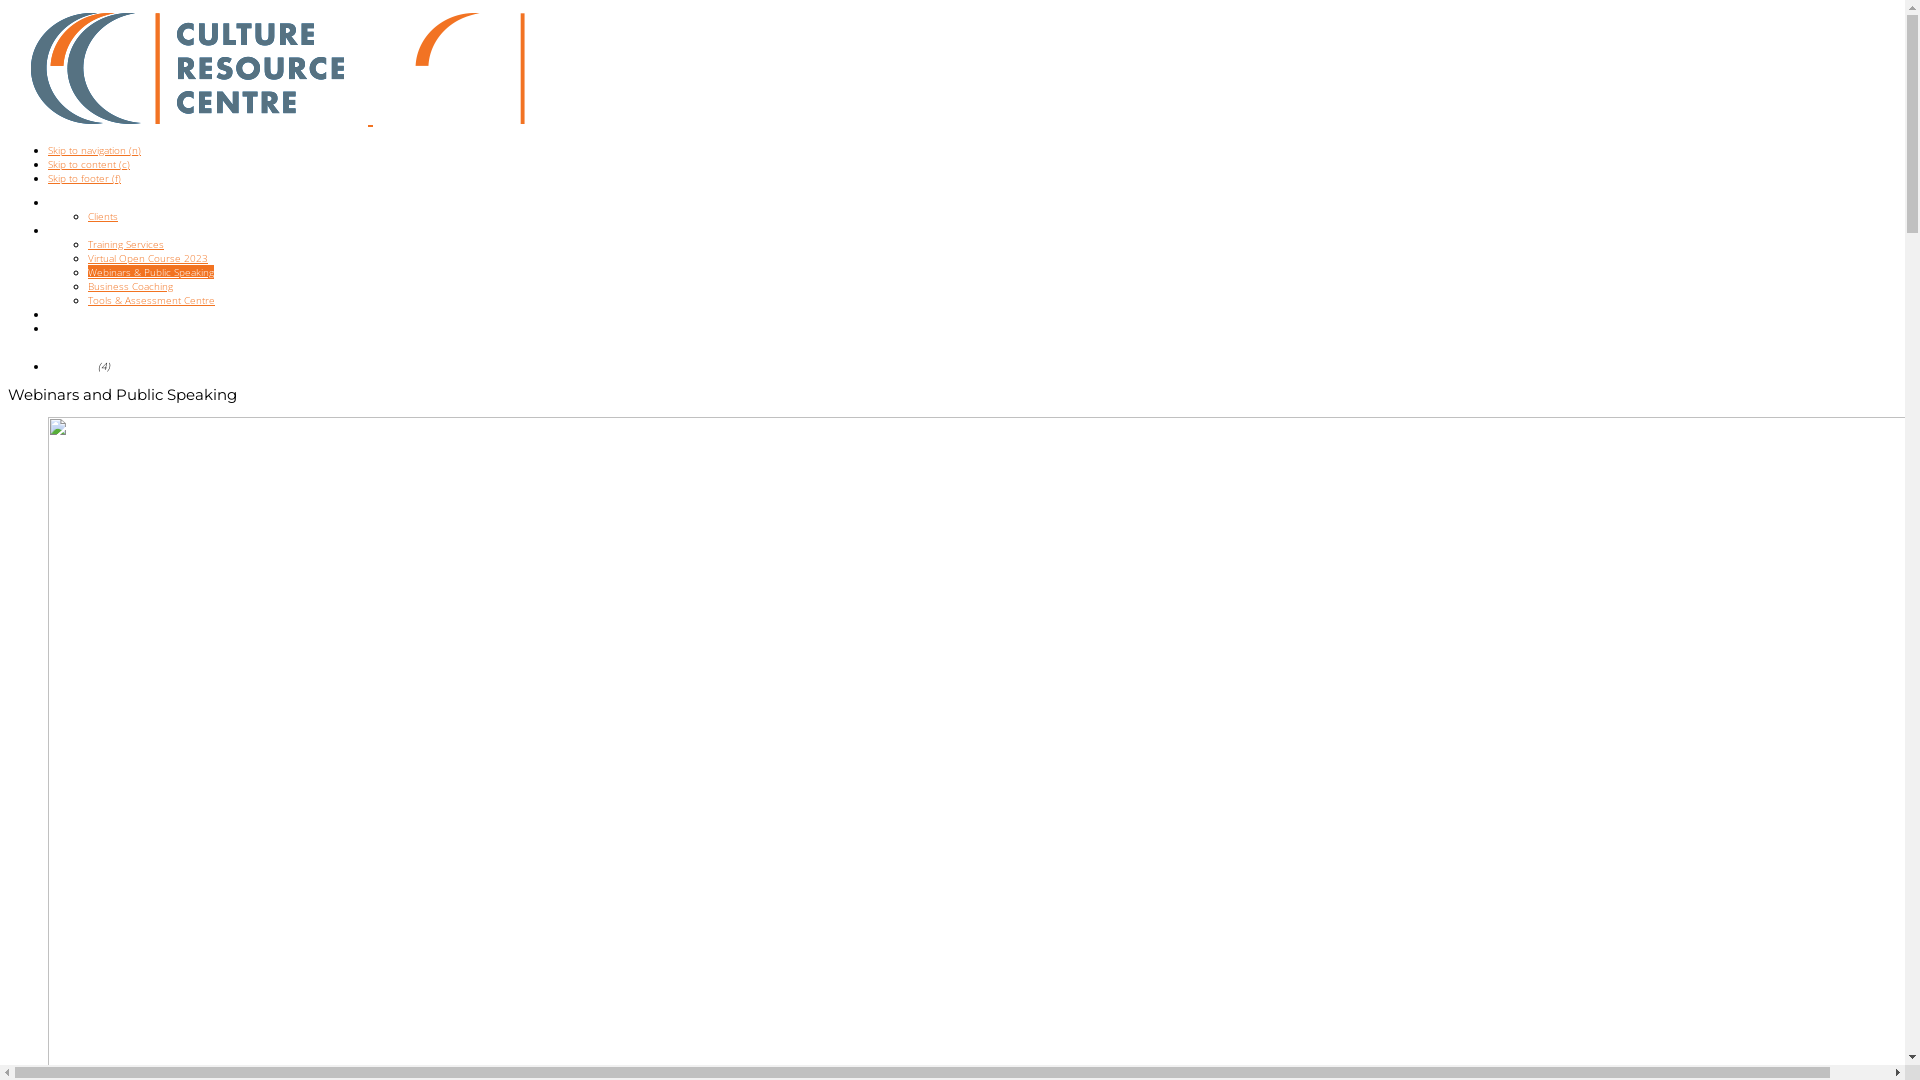 The width and height of the screenshot is (1920, 1080). What do you see at coordinates (187, 67) in the screenshot?
I see `'Culture Resource Centre'` at bounding box center [187, 67].